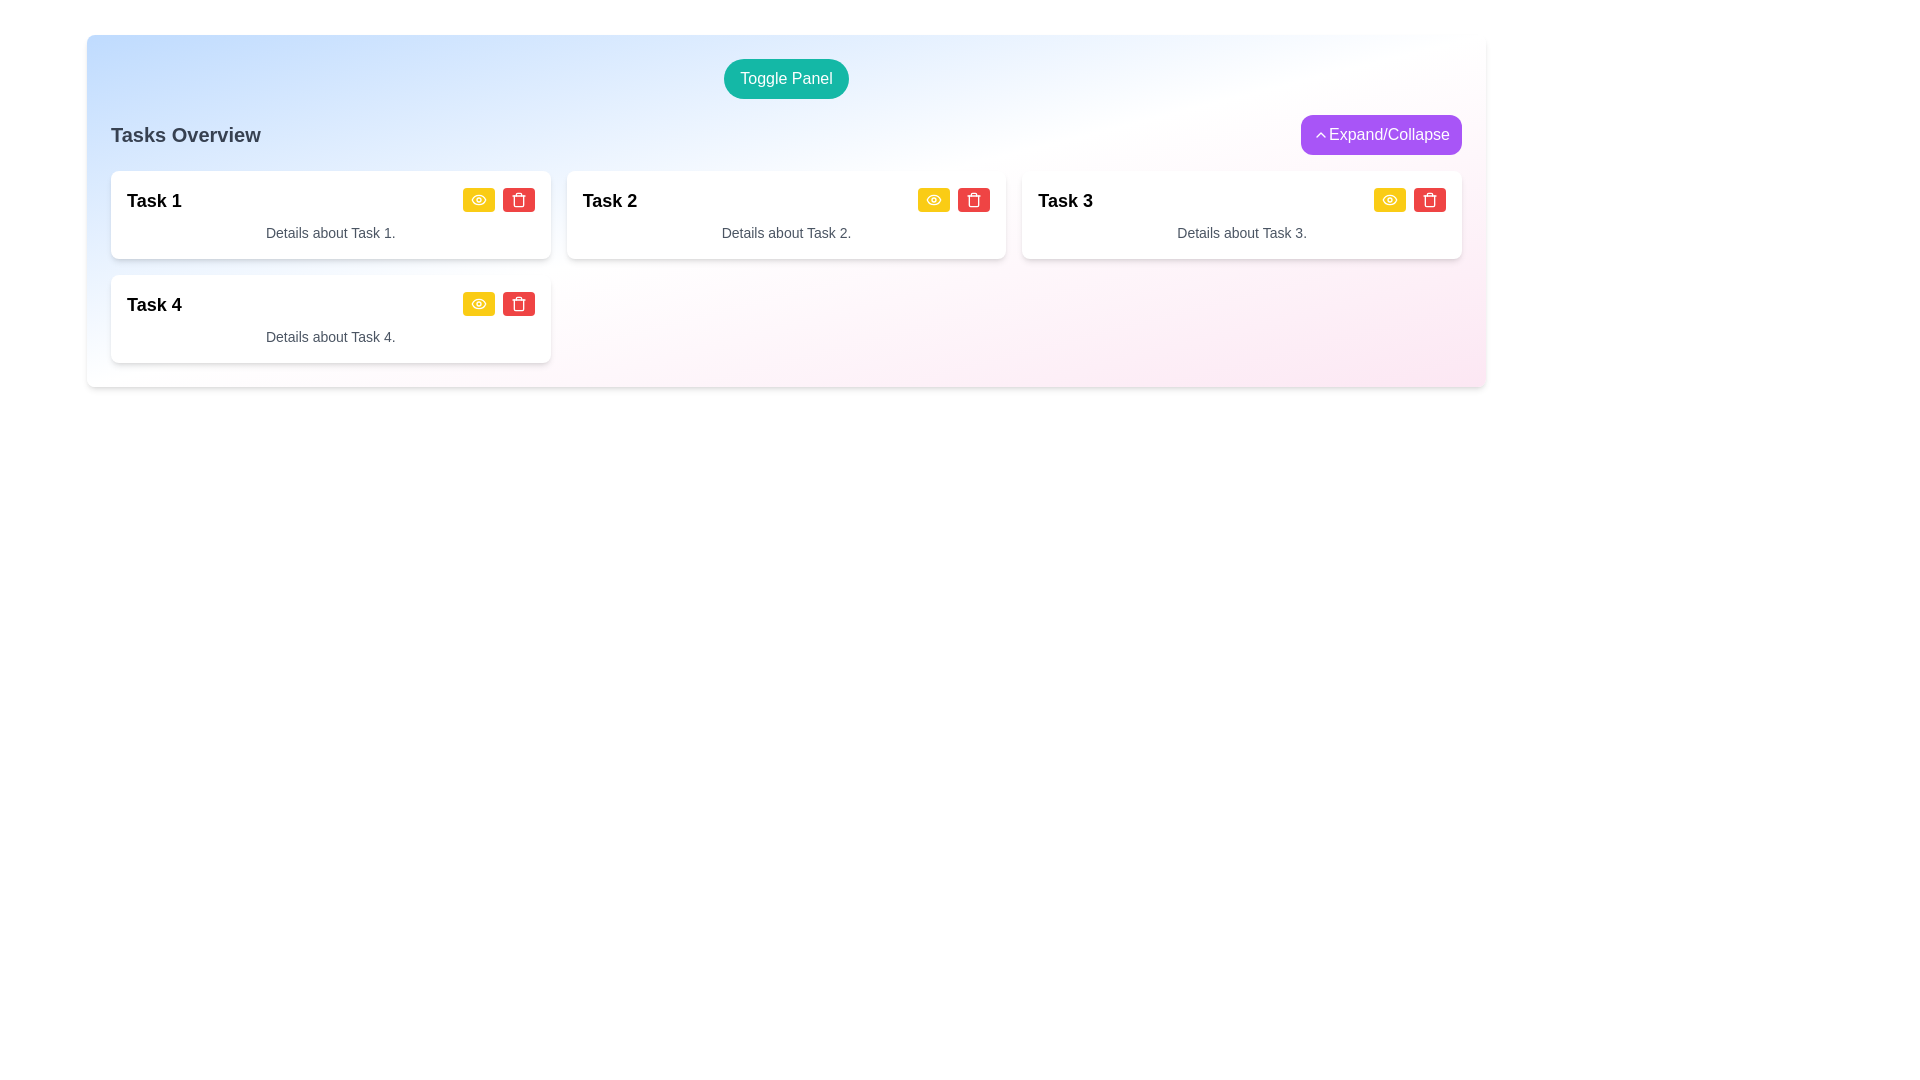  Describe the element at coordinates (1380, 135) in the screenshot. I see `the button with a purple background and white text that reads 'Expand/Collapse' located at the top-right corner of the 'Tasks Overview' panel` at that location.